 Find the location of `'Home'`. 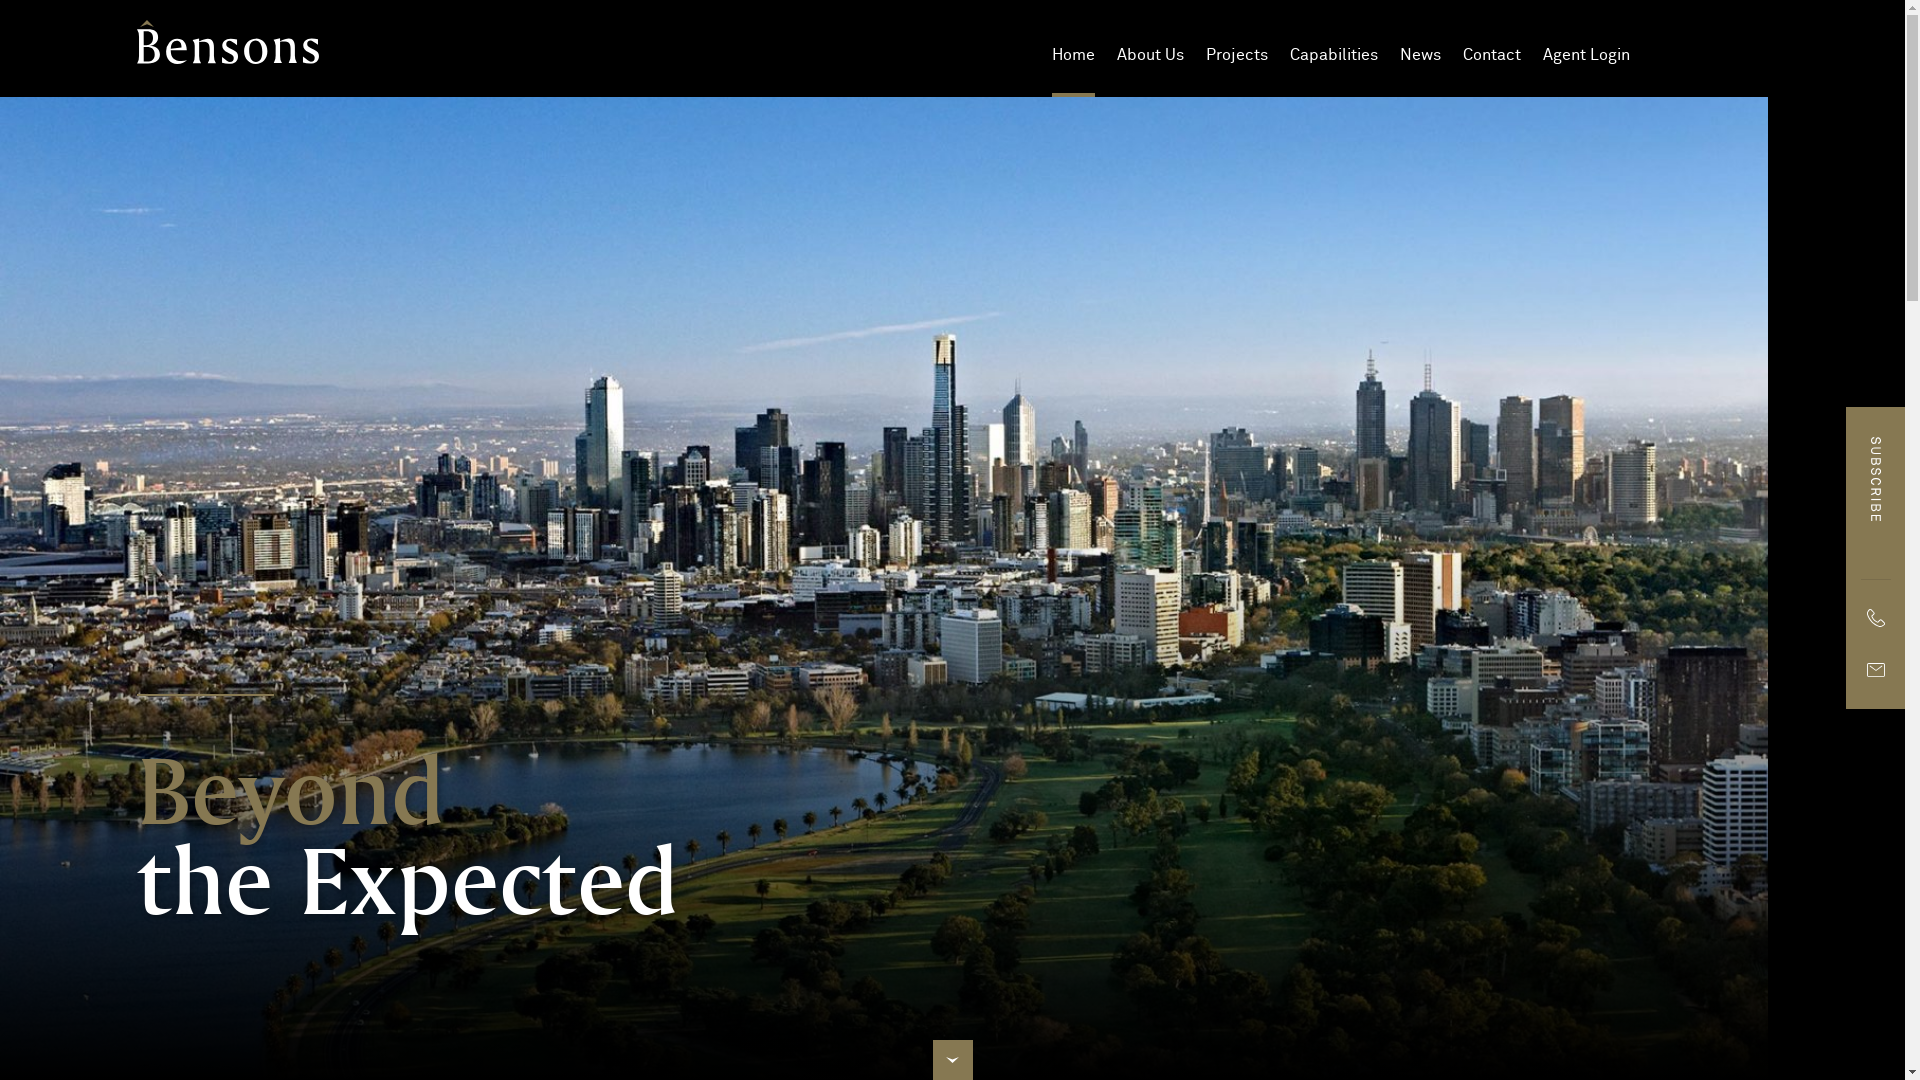

'Home' is located at coordinates (1050, 53).